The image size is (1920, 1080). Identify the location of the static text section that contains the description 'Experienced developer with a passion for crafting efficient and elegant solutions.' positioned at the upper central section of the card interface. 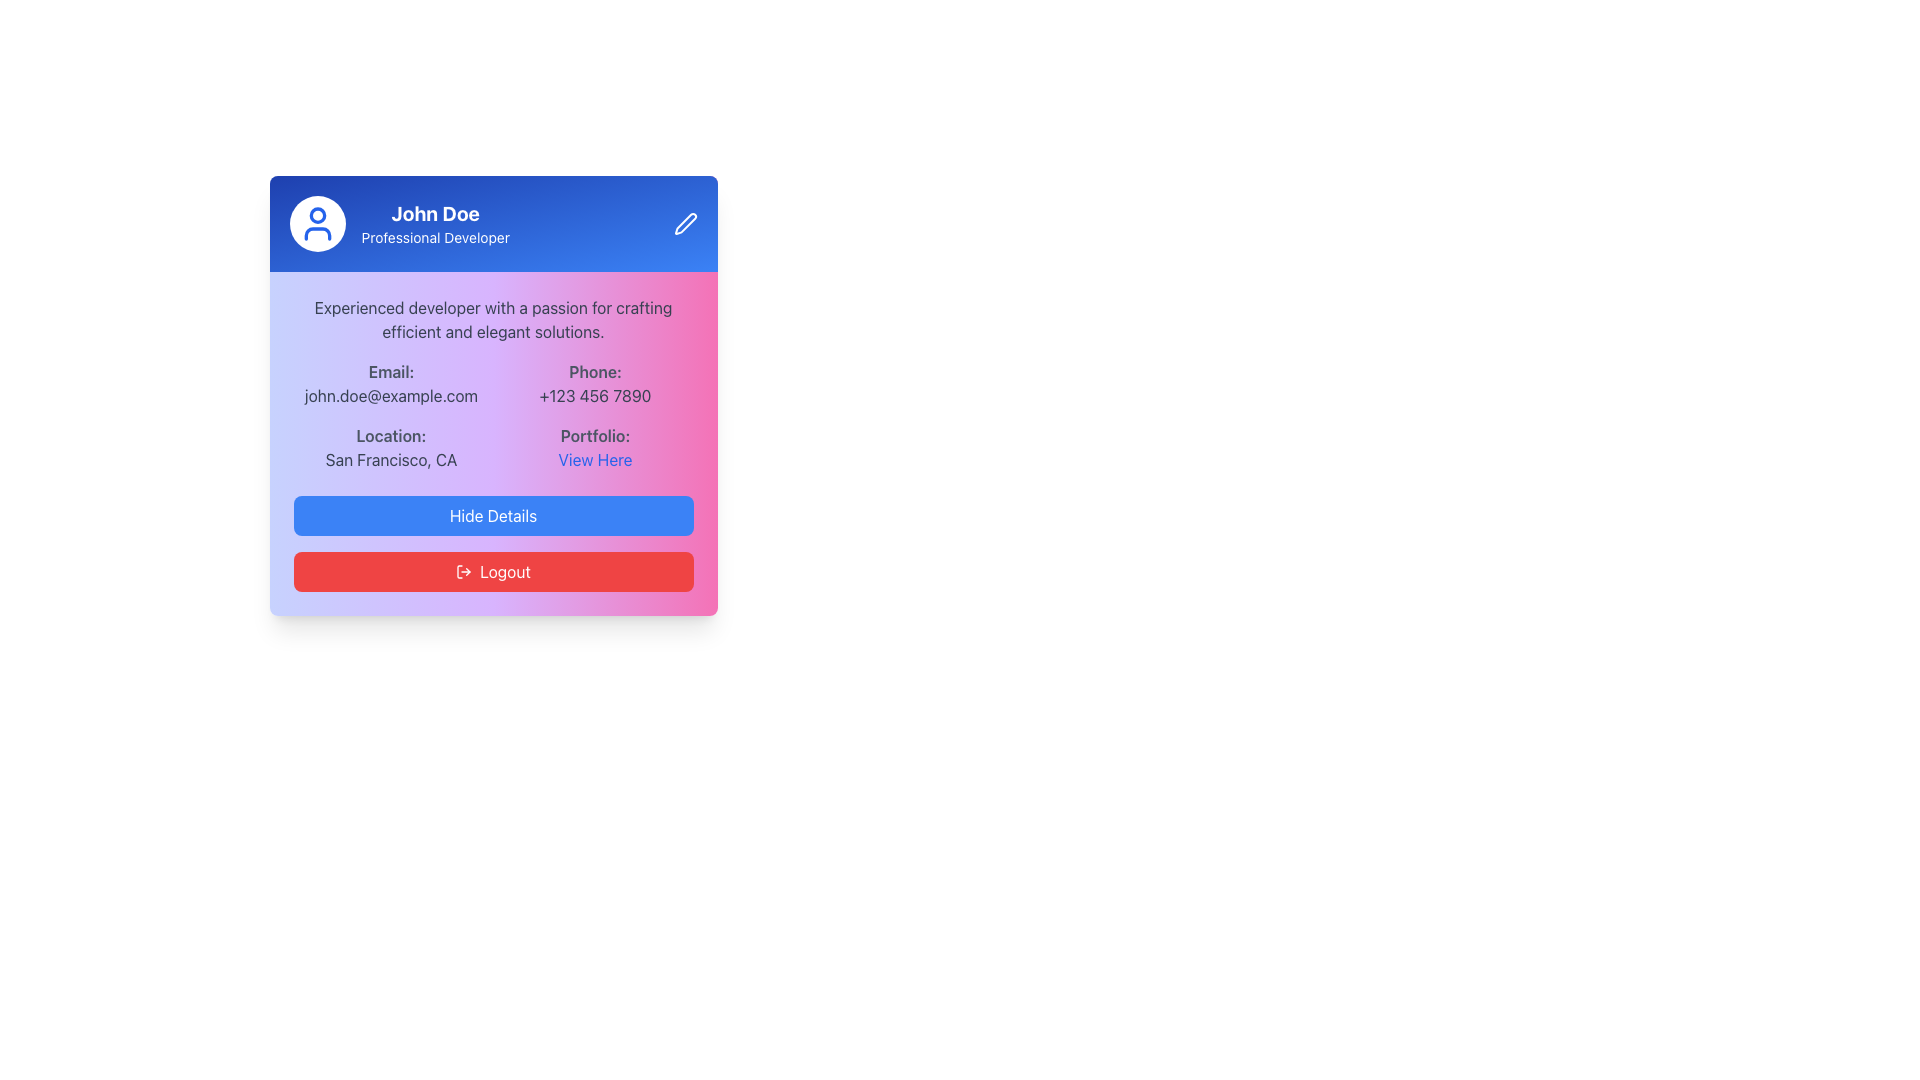
(493, 319).